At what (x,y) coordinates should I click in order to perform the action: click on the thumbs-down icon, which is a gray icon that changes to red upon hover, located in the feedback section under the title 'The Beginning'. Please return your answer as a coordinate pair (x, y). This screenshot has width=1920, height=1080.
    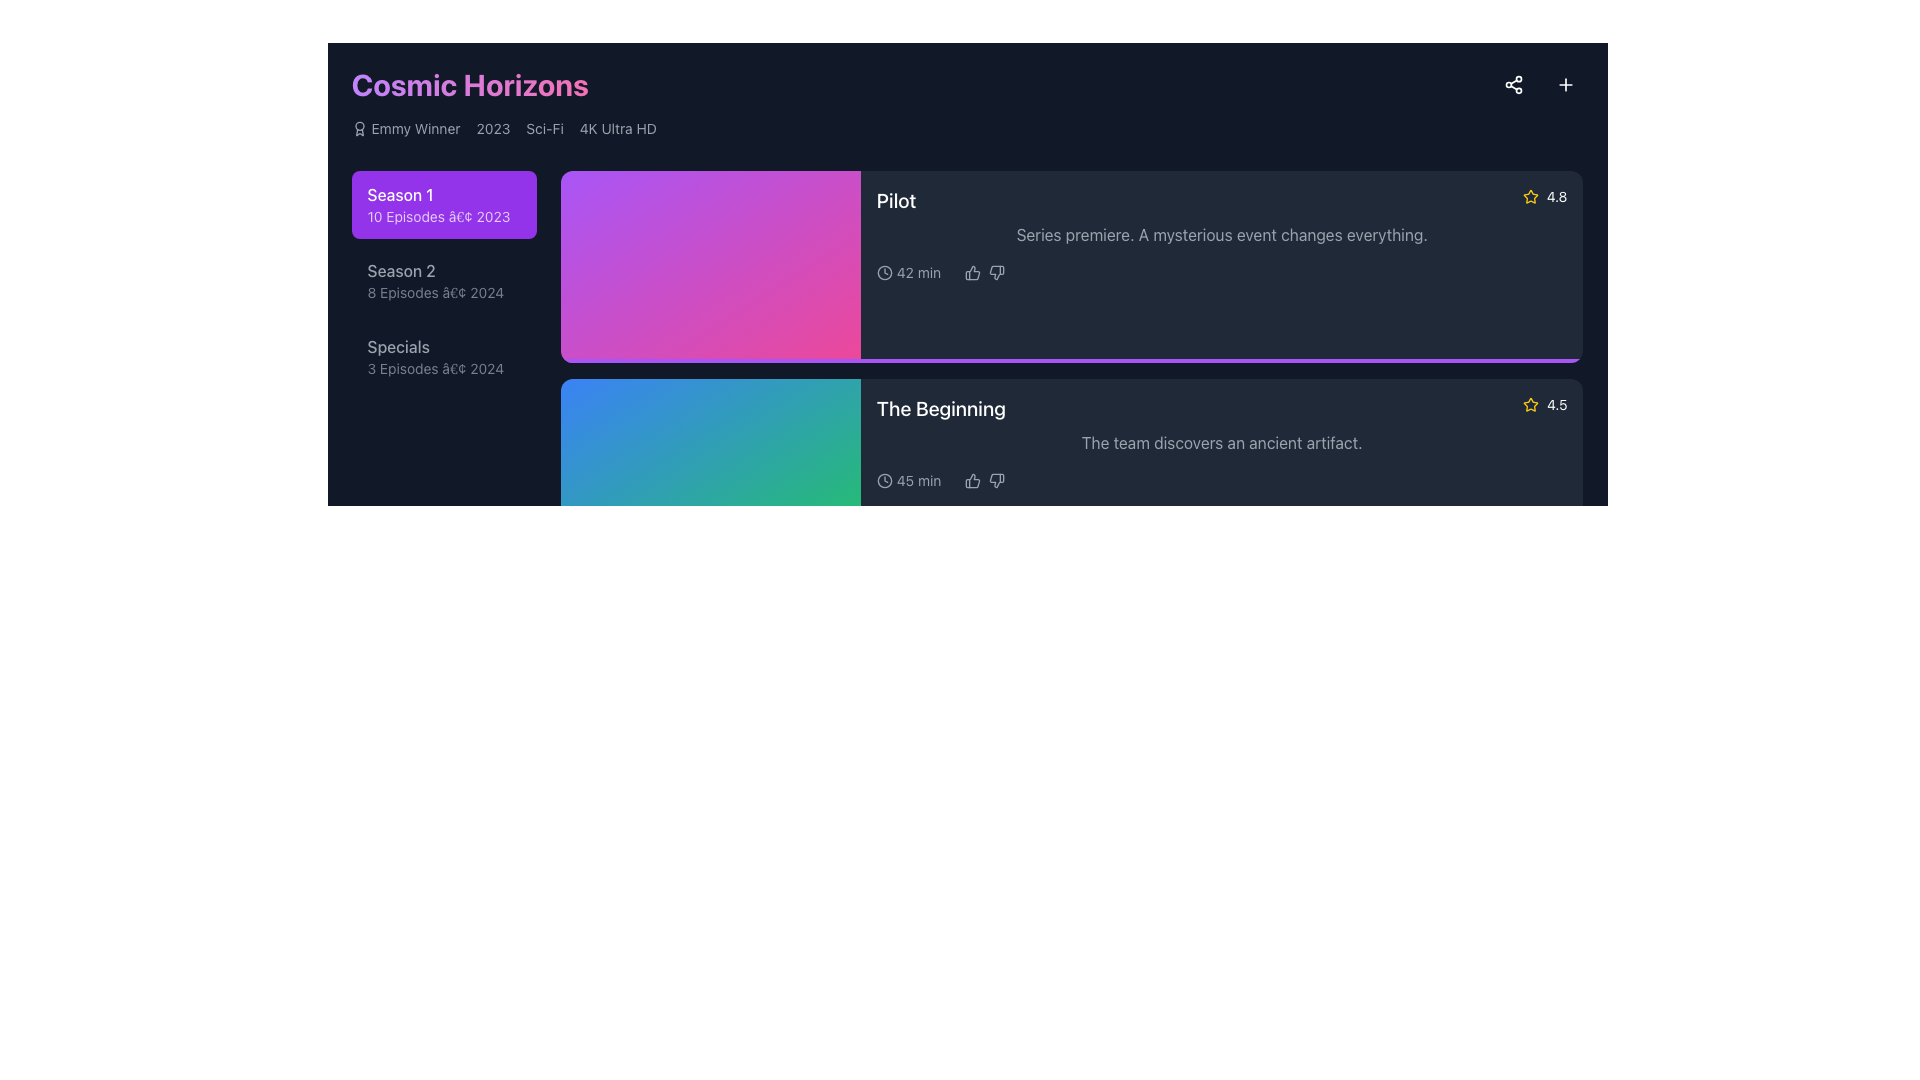
    Looking at the image, I should click on (997, 481).